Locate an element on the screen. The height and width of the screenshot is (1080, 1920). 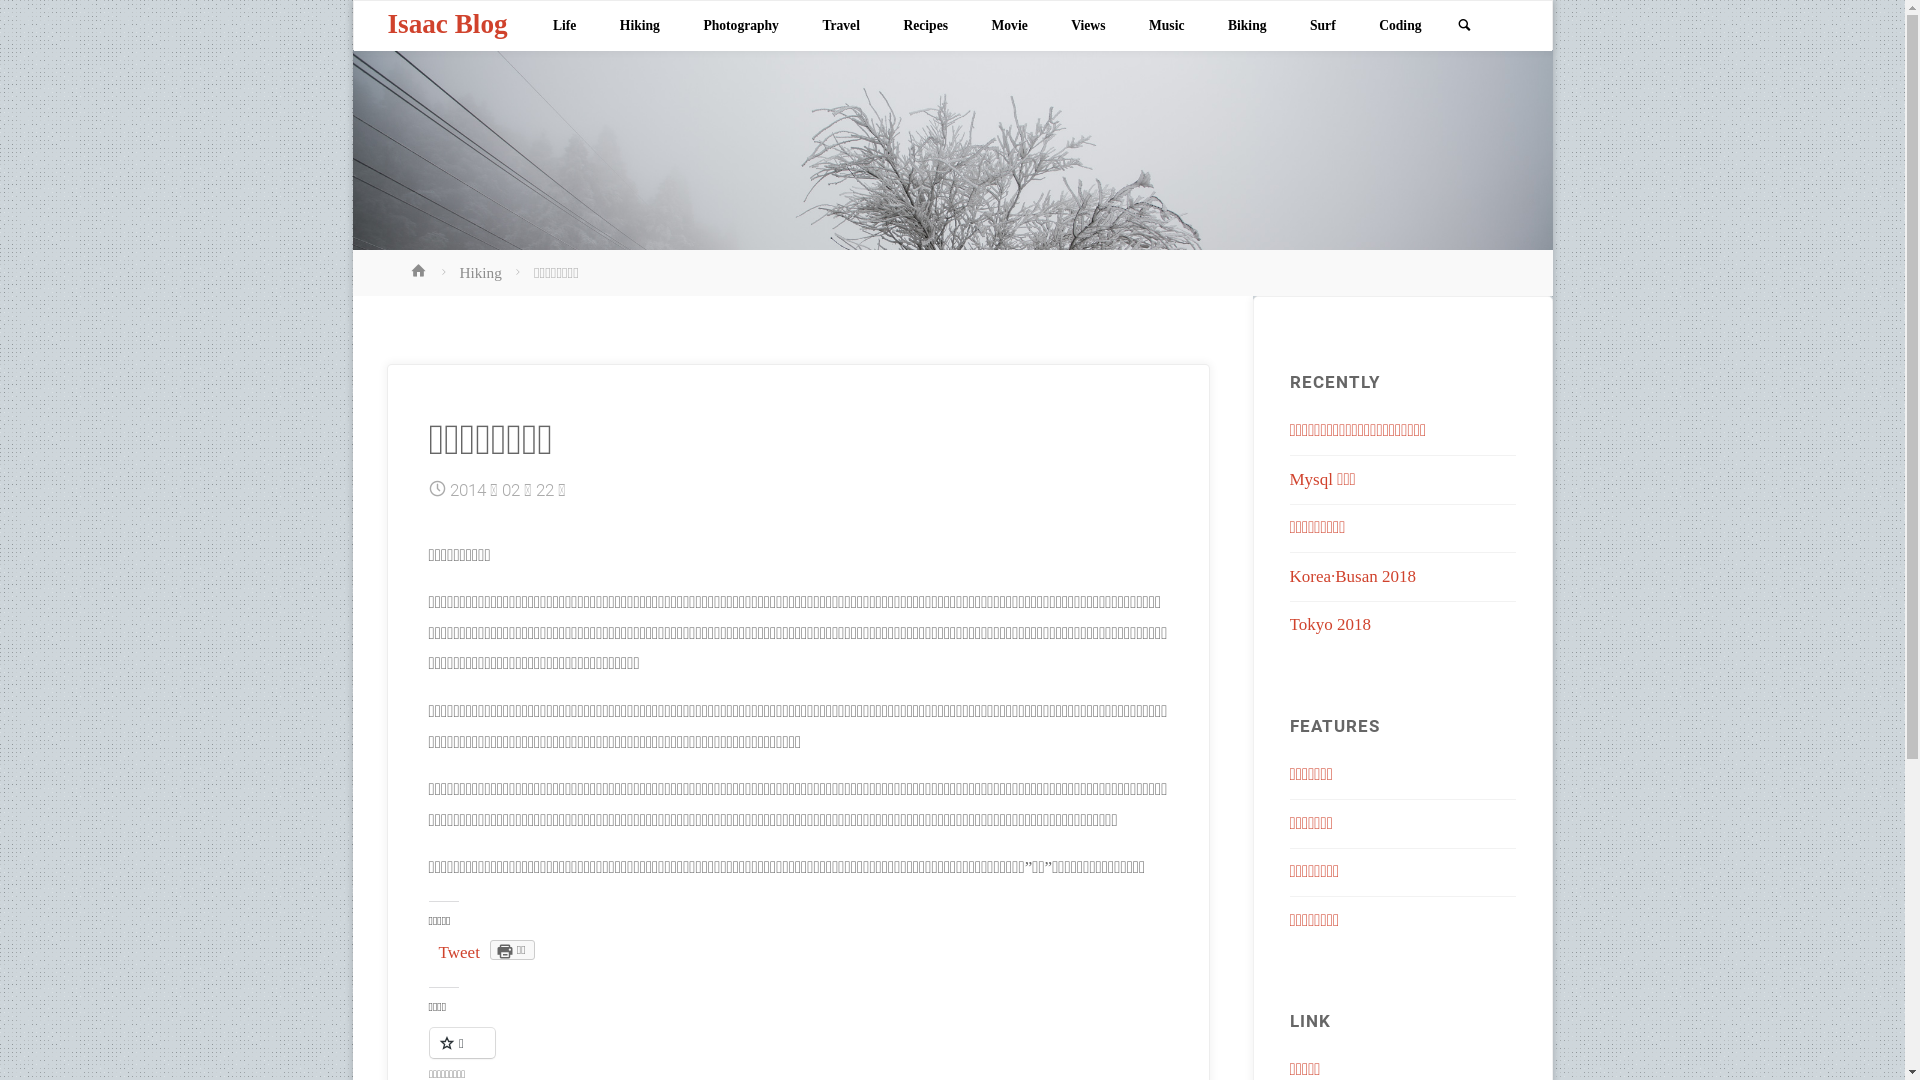
'Home' is located at coordinates (420, 272).